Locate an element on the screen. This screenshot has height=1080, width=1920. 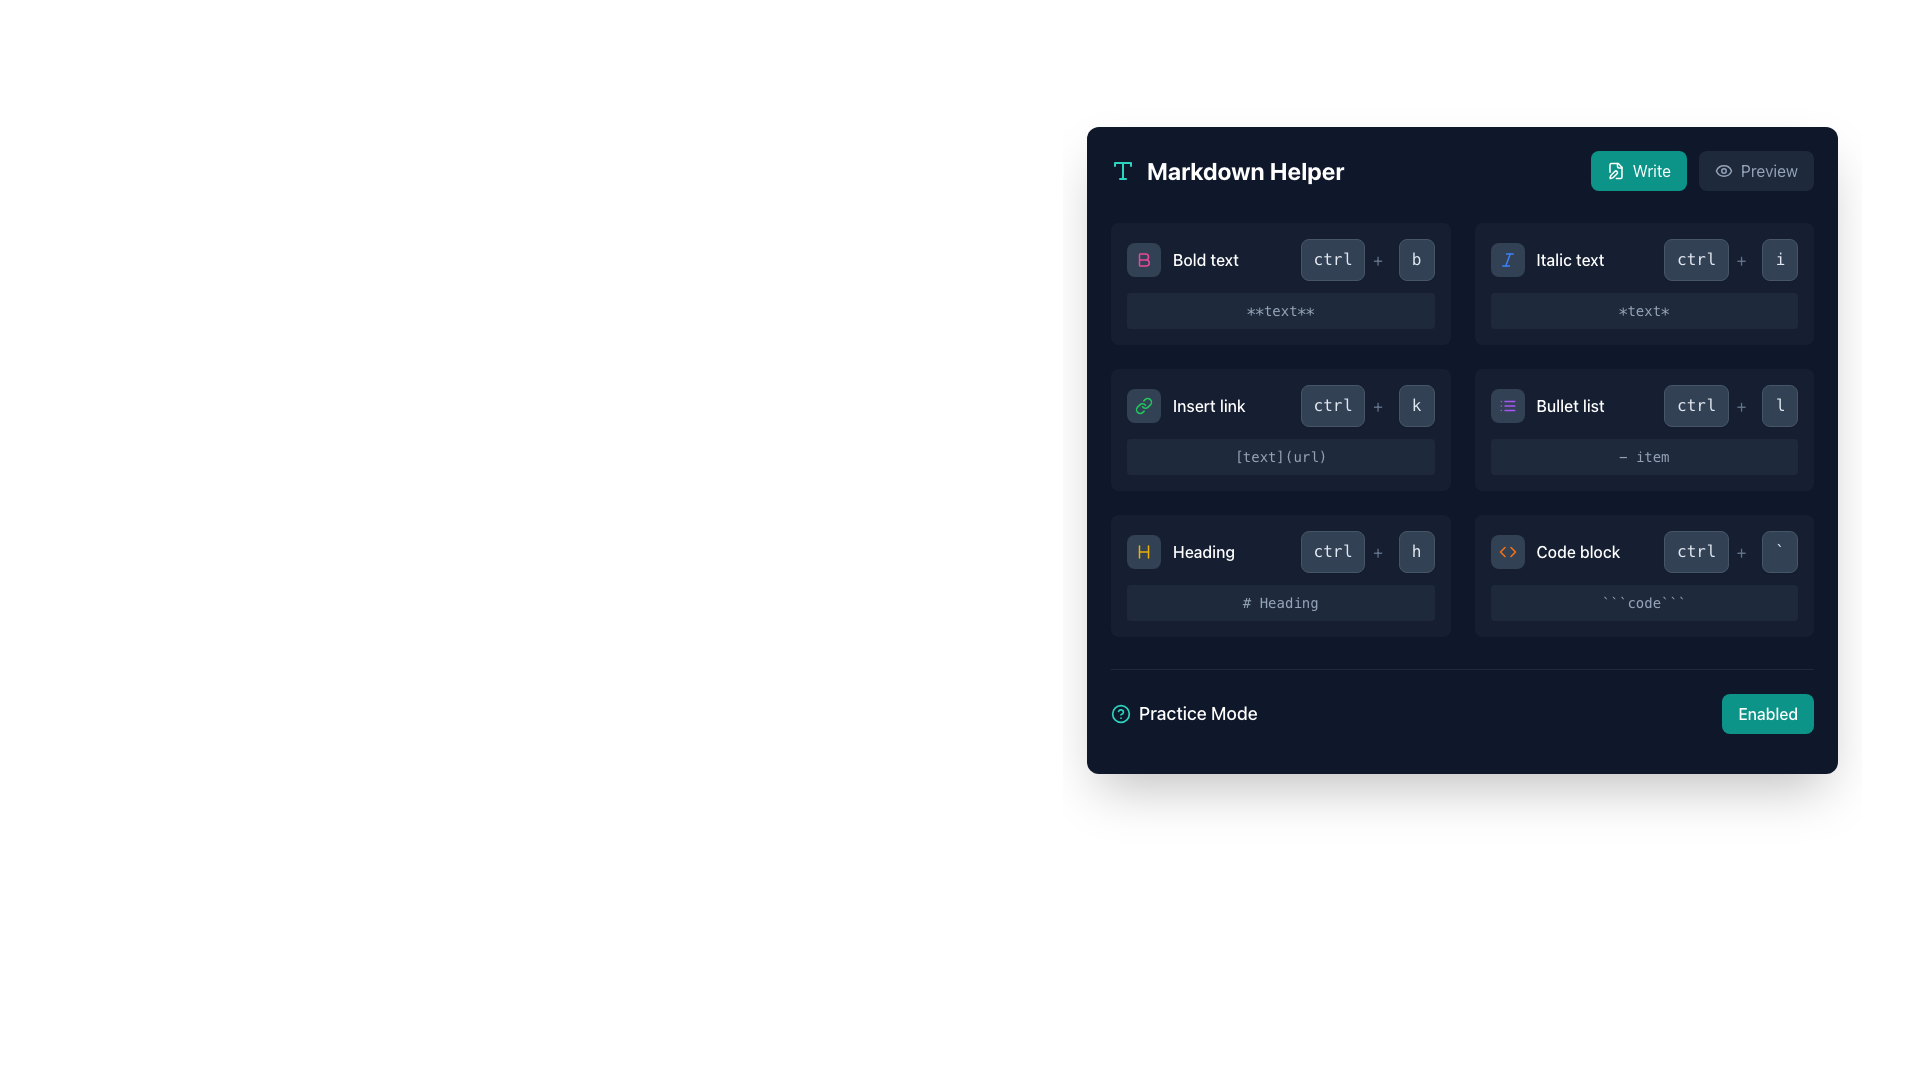
the 'Insert link' button located in the 'Markdown Helper' section, which helps users insert hyperlinks into markdown text is located at coordinates (1185, 405).